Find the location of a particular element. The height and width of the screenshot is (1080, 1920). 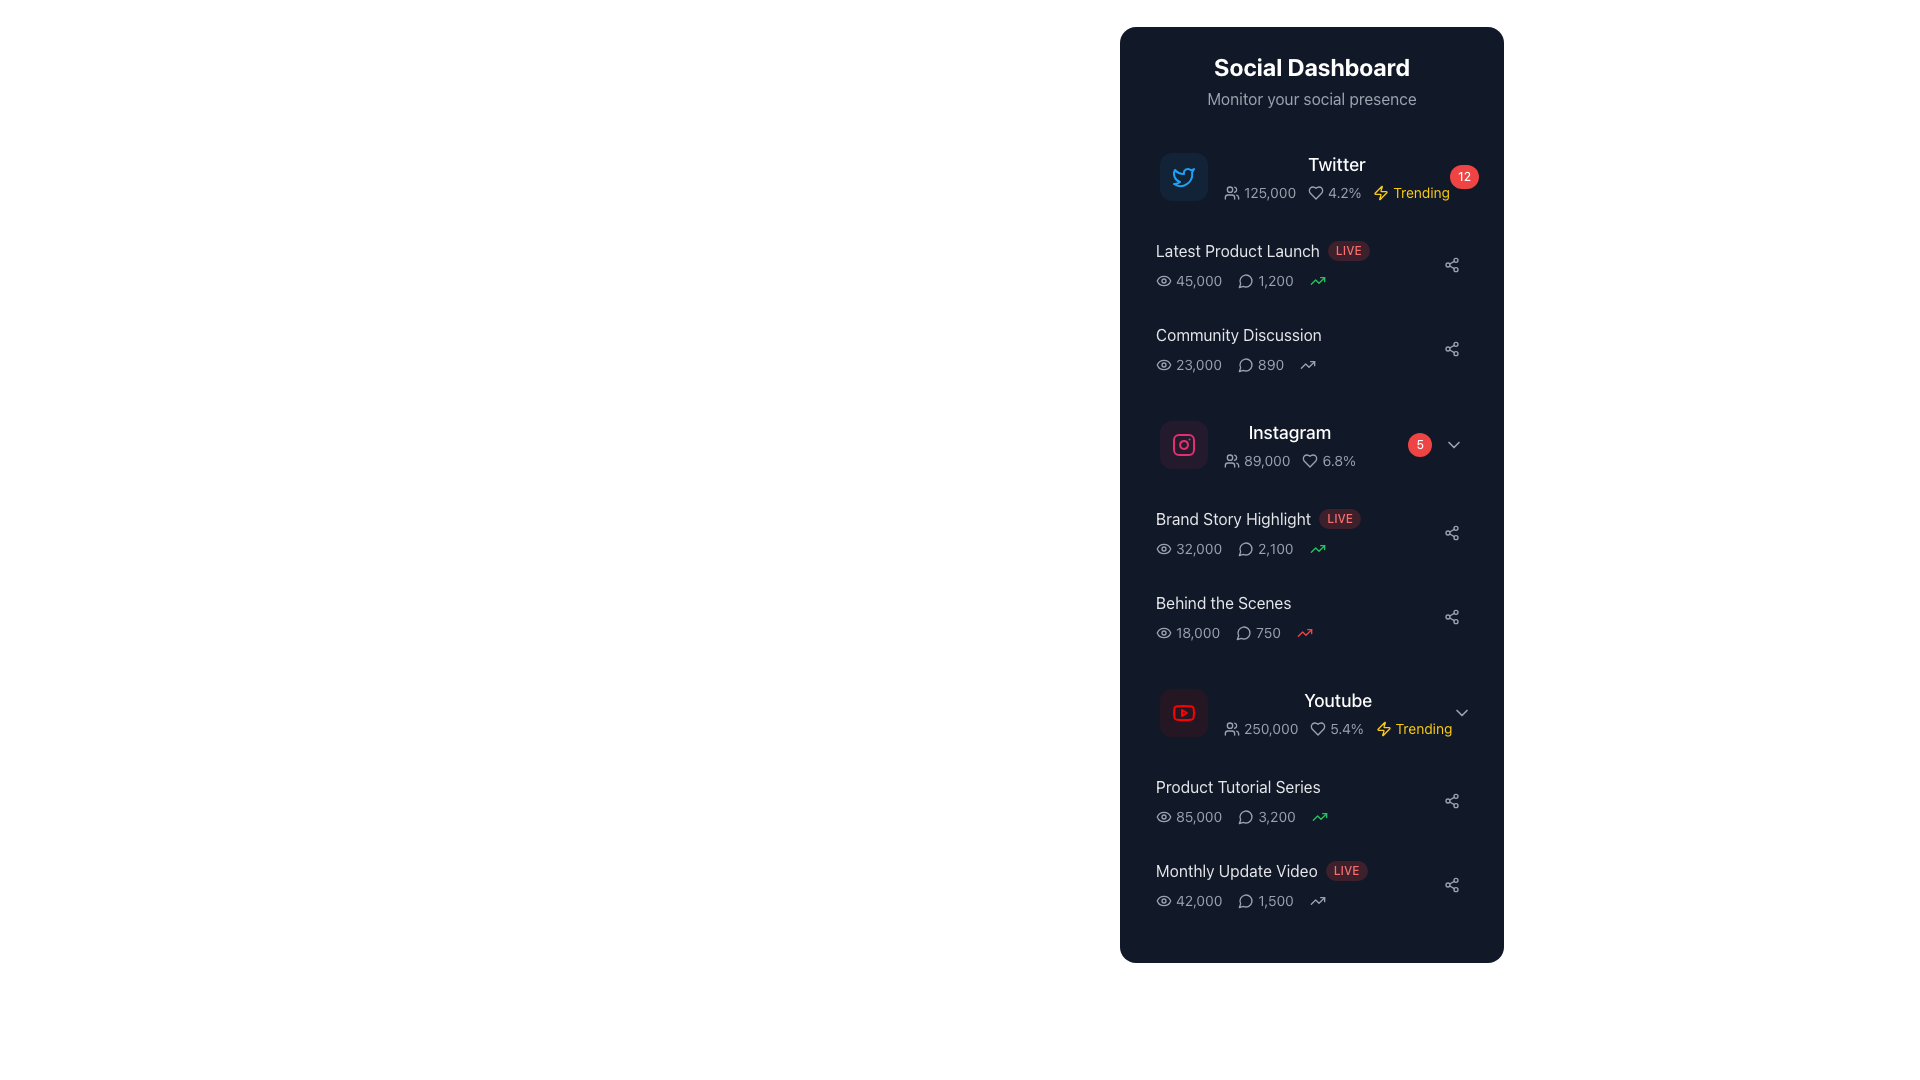

the YouTube play icon button, which is a square button with rounded corners and a subtle red background, located in the leftmost part of the panel displaying YouTube engagement metrics is located at coordinates (1184, 712).